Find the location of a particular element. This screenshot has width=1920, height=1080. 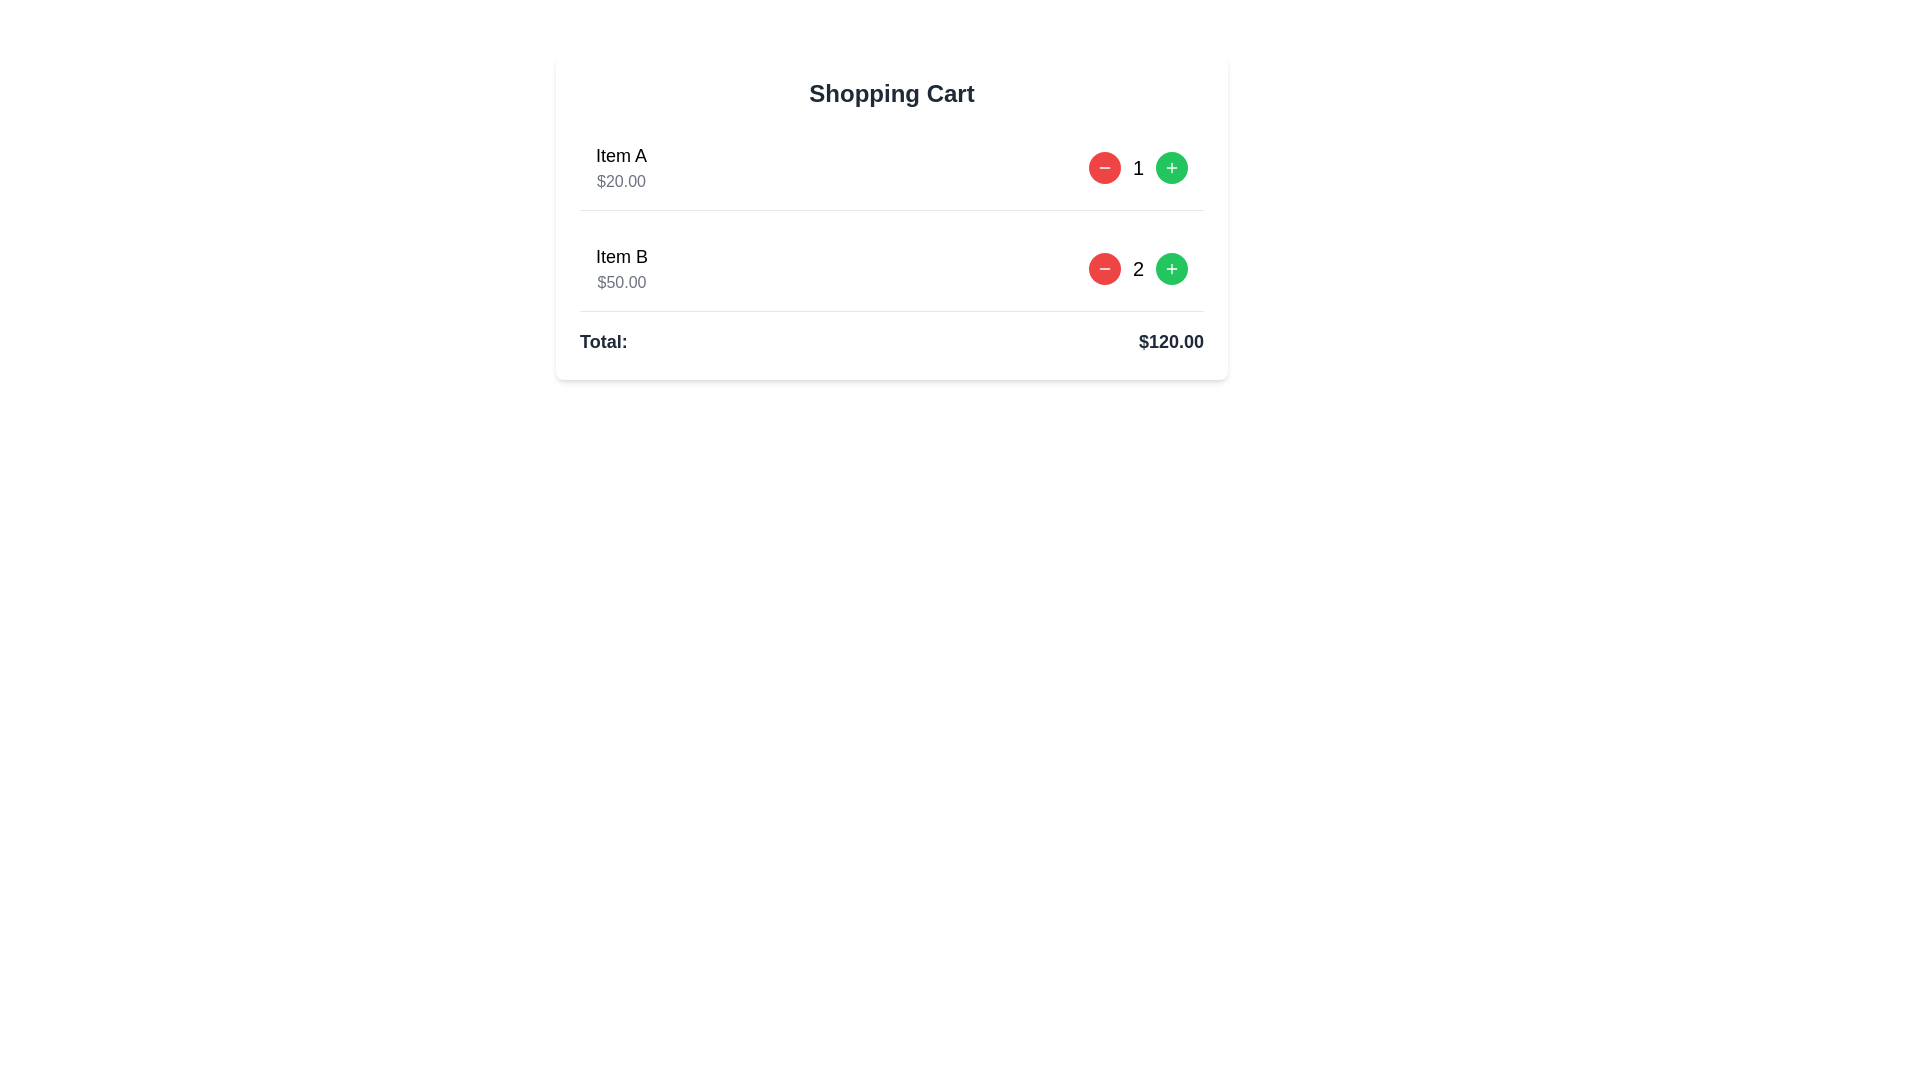

the text display that shows the name and price of 'Item B' in the shopping cart list, located in the second row under 'Item A' is located at coordinates (621, 268).